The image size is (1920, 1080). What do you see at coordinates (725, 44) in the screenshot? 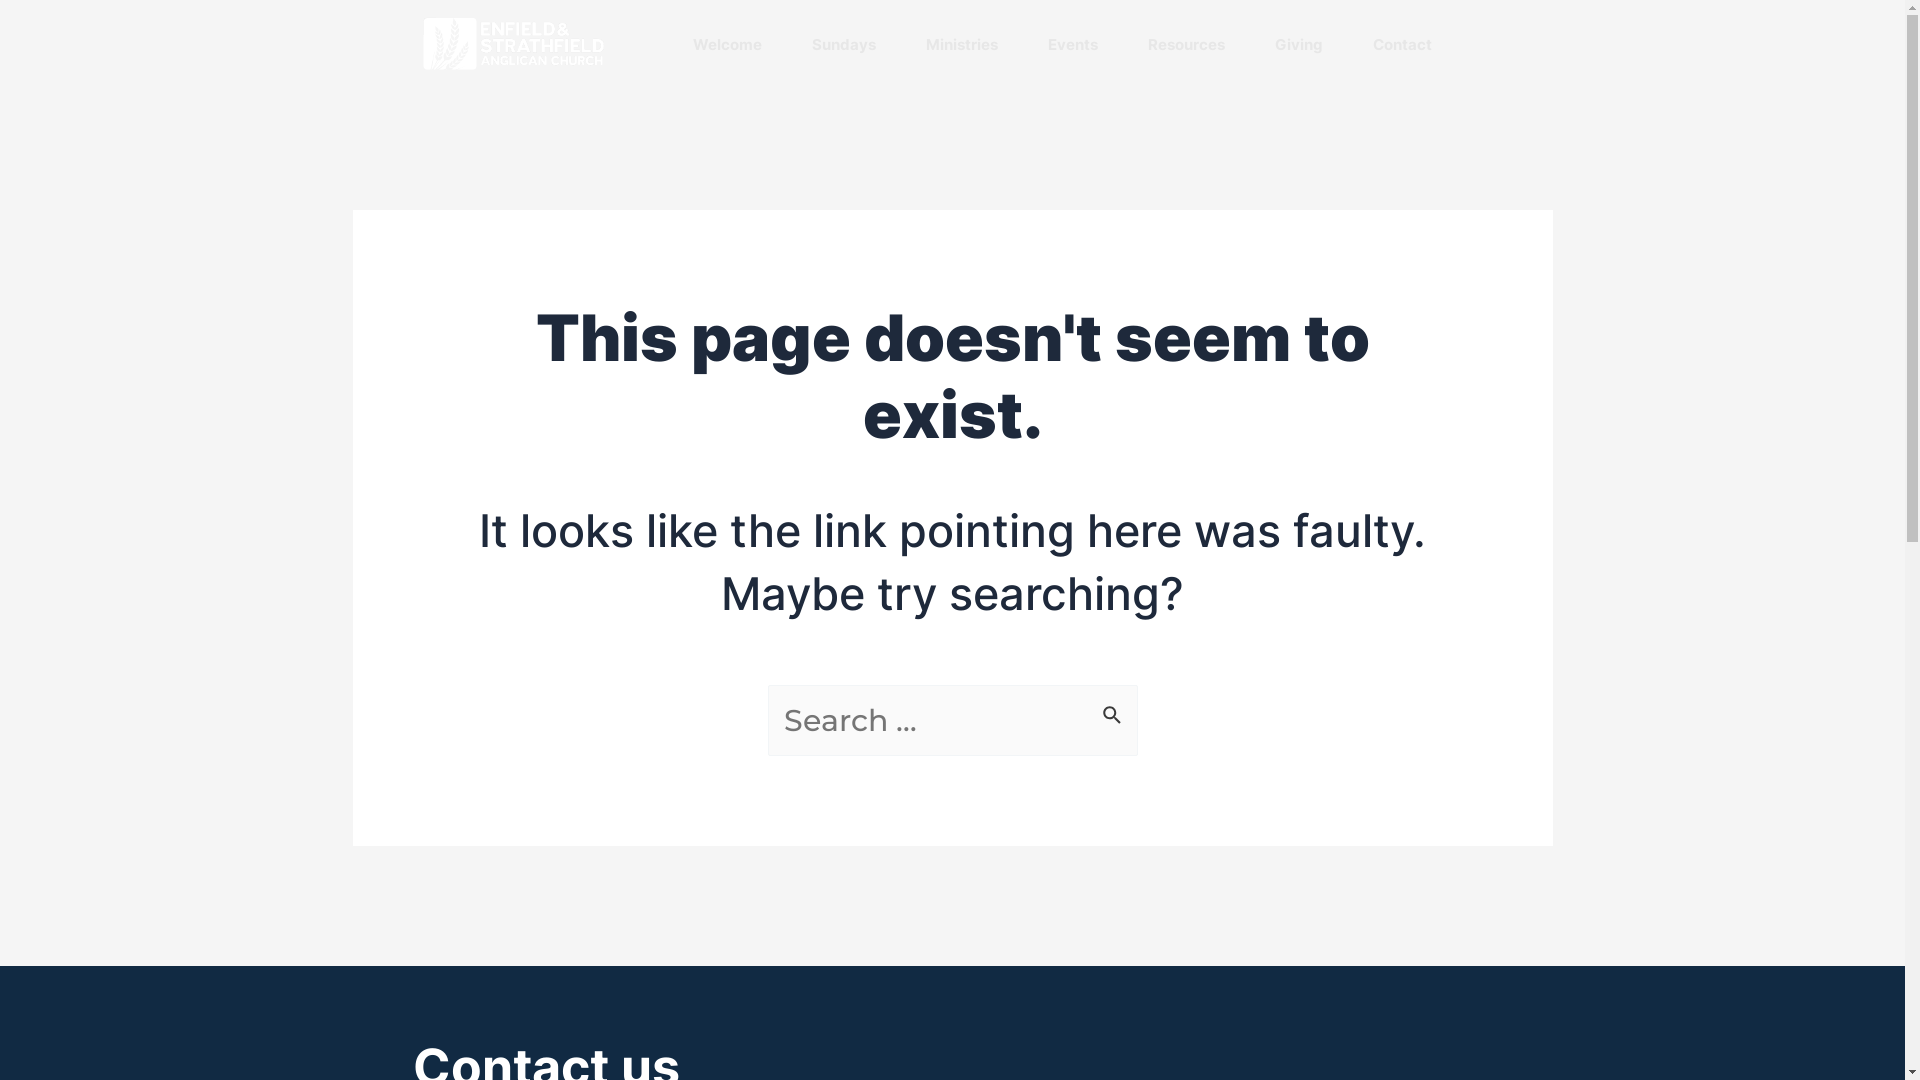
I see `'Welcome'` at bounding box center [725, 44].